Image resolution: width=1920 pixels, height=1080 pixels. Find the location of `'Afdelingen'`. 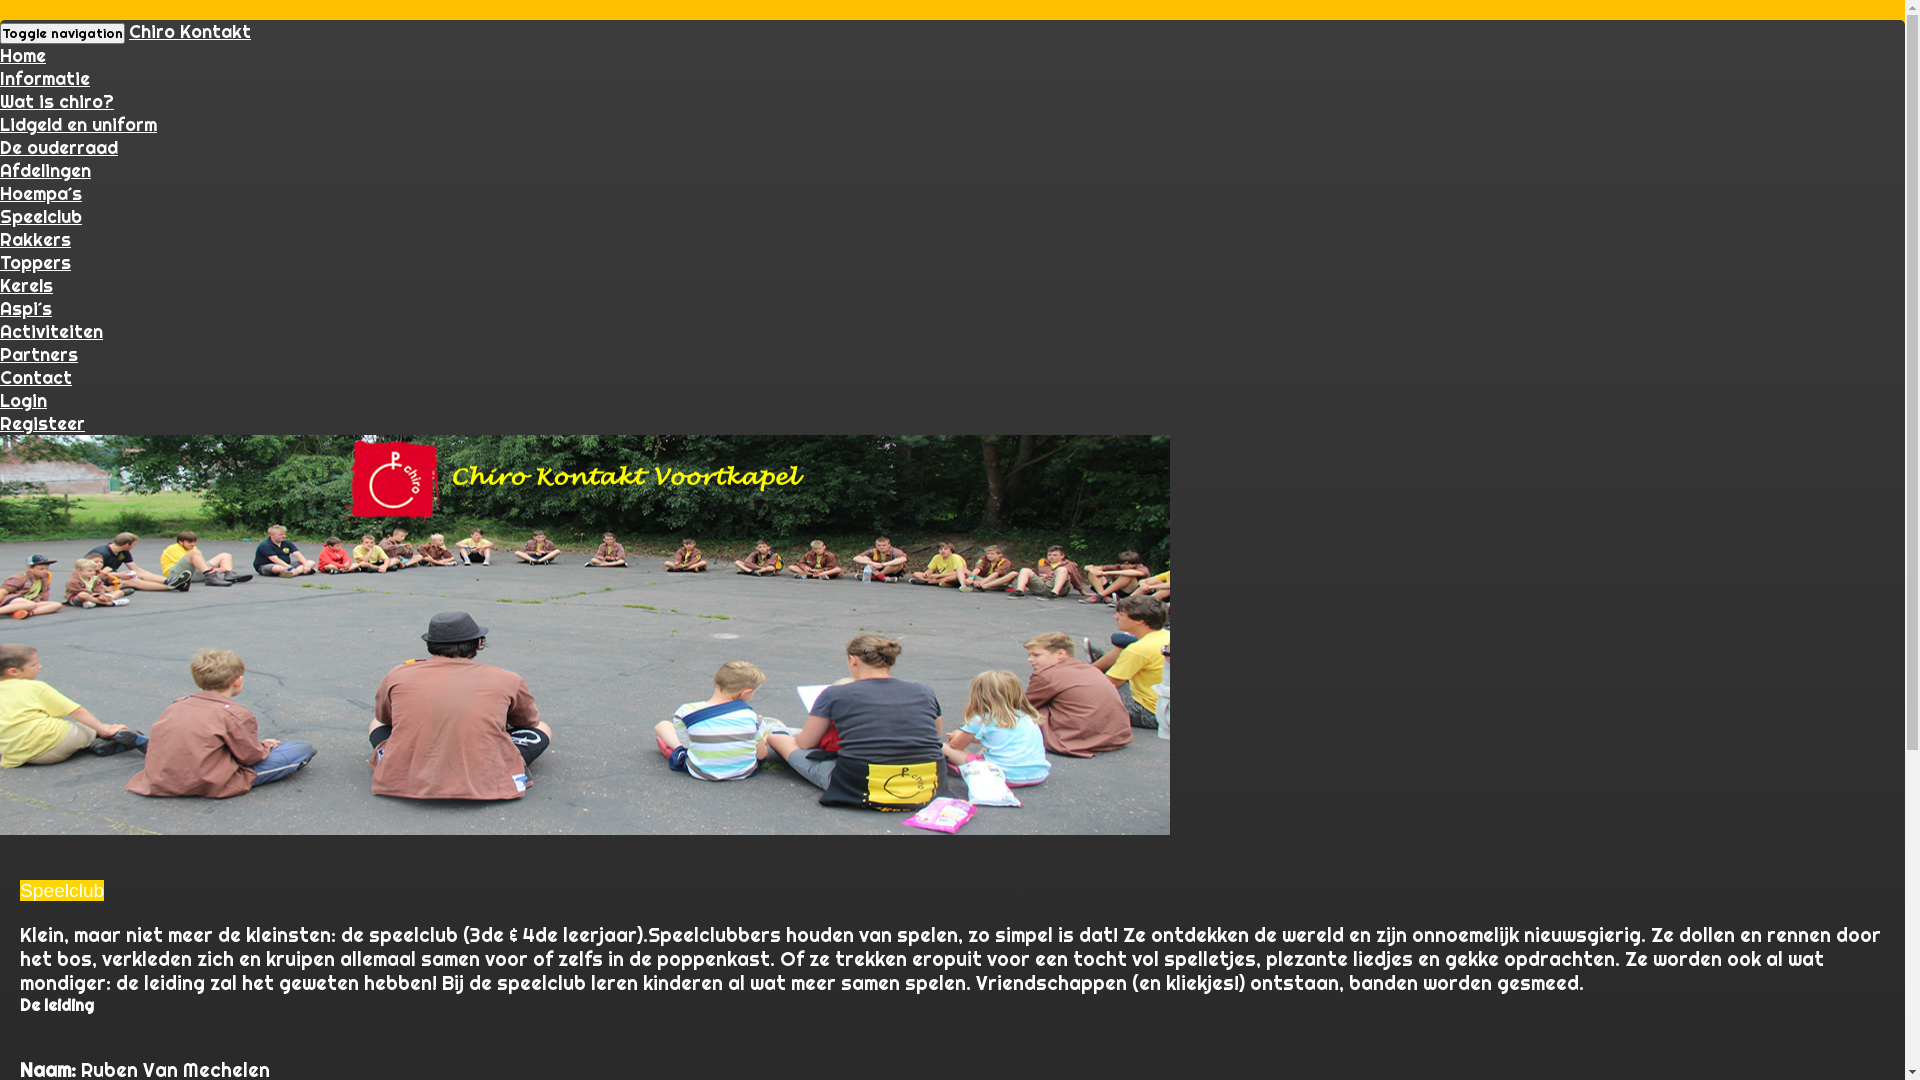

'Afdelingen' is located at coordinates (45, 169).